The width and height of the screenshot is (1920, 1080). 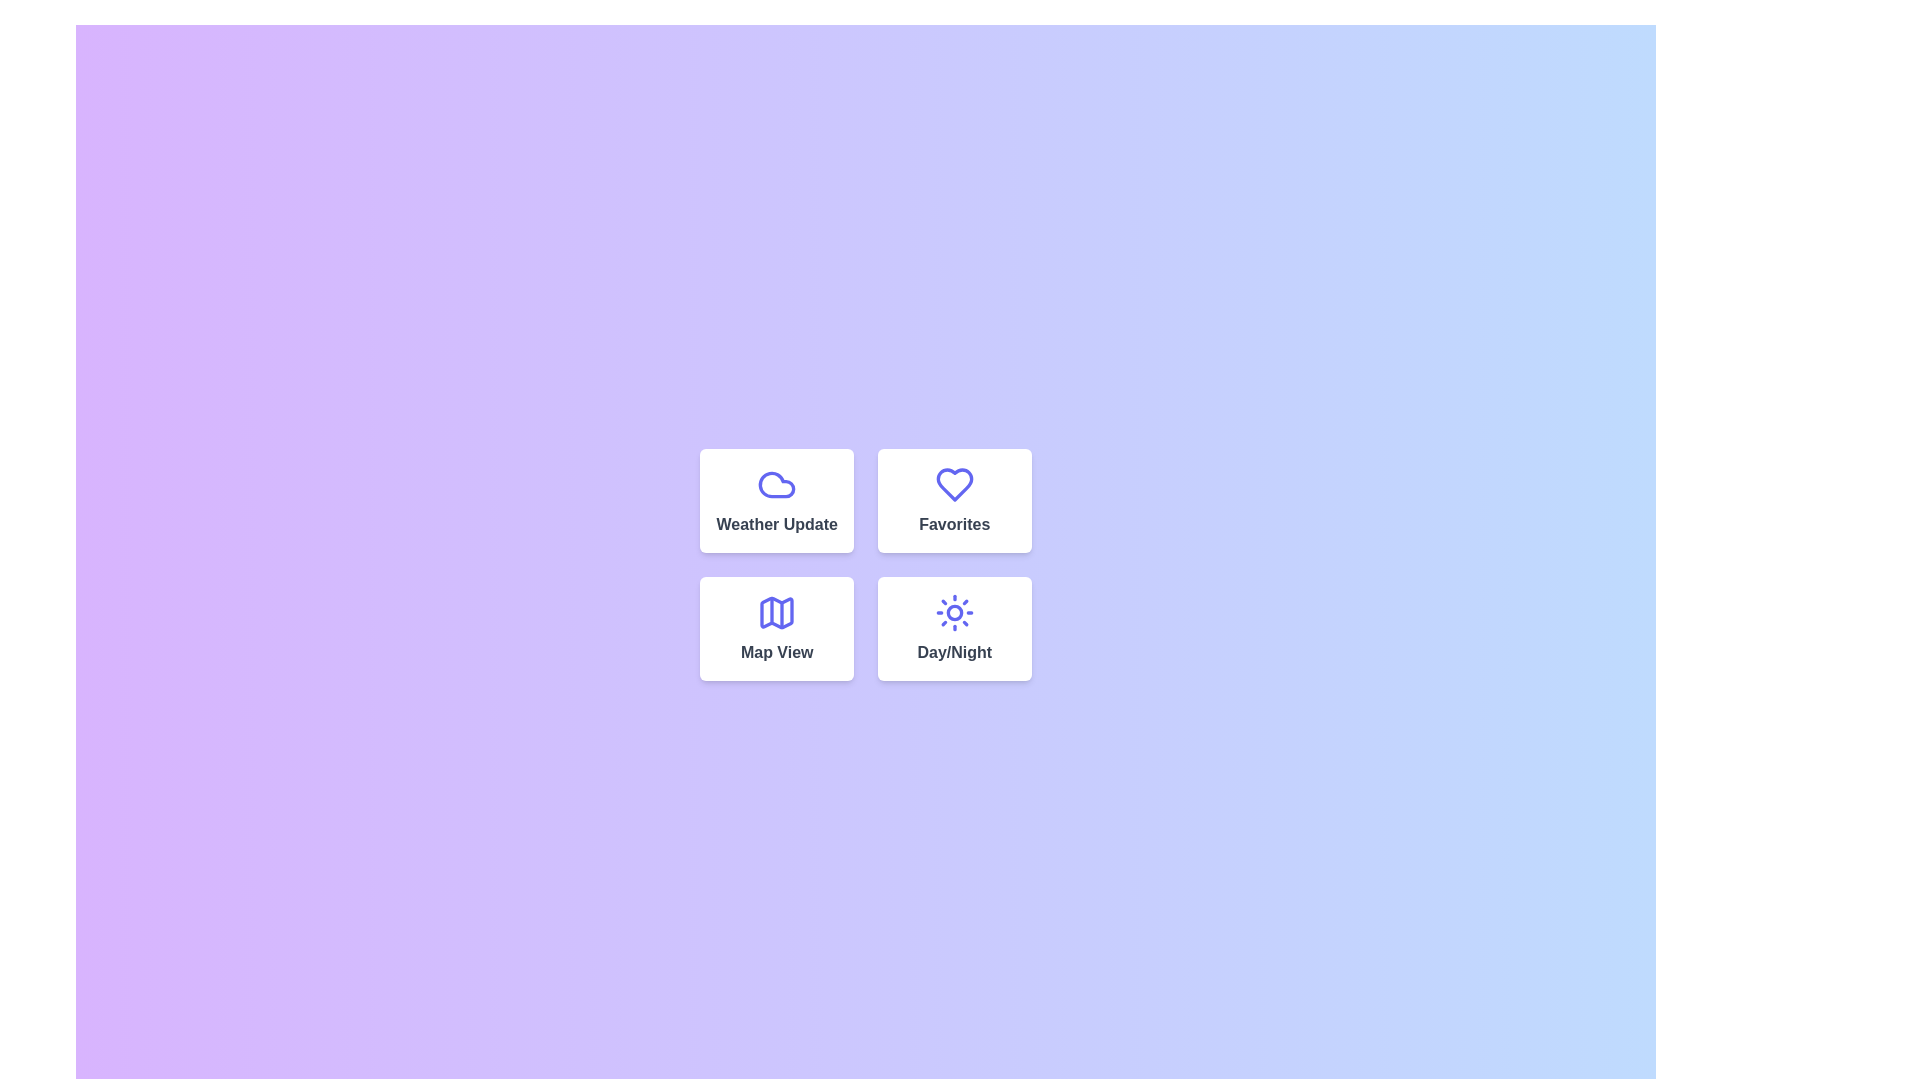 What do you see at coordinates (776, 485) in the screenshot?
I see `the indigo cloud icon located in the 'Weather Update' group at the top-left of the grid` at bounding box center [776, 485].